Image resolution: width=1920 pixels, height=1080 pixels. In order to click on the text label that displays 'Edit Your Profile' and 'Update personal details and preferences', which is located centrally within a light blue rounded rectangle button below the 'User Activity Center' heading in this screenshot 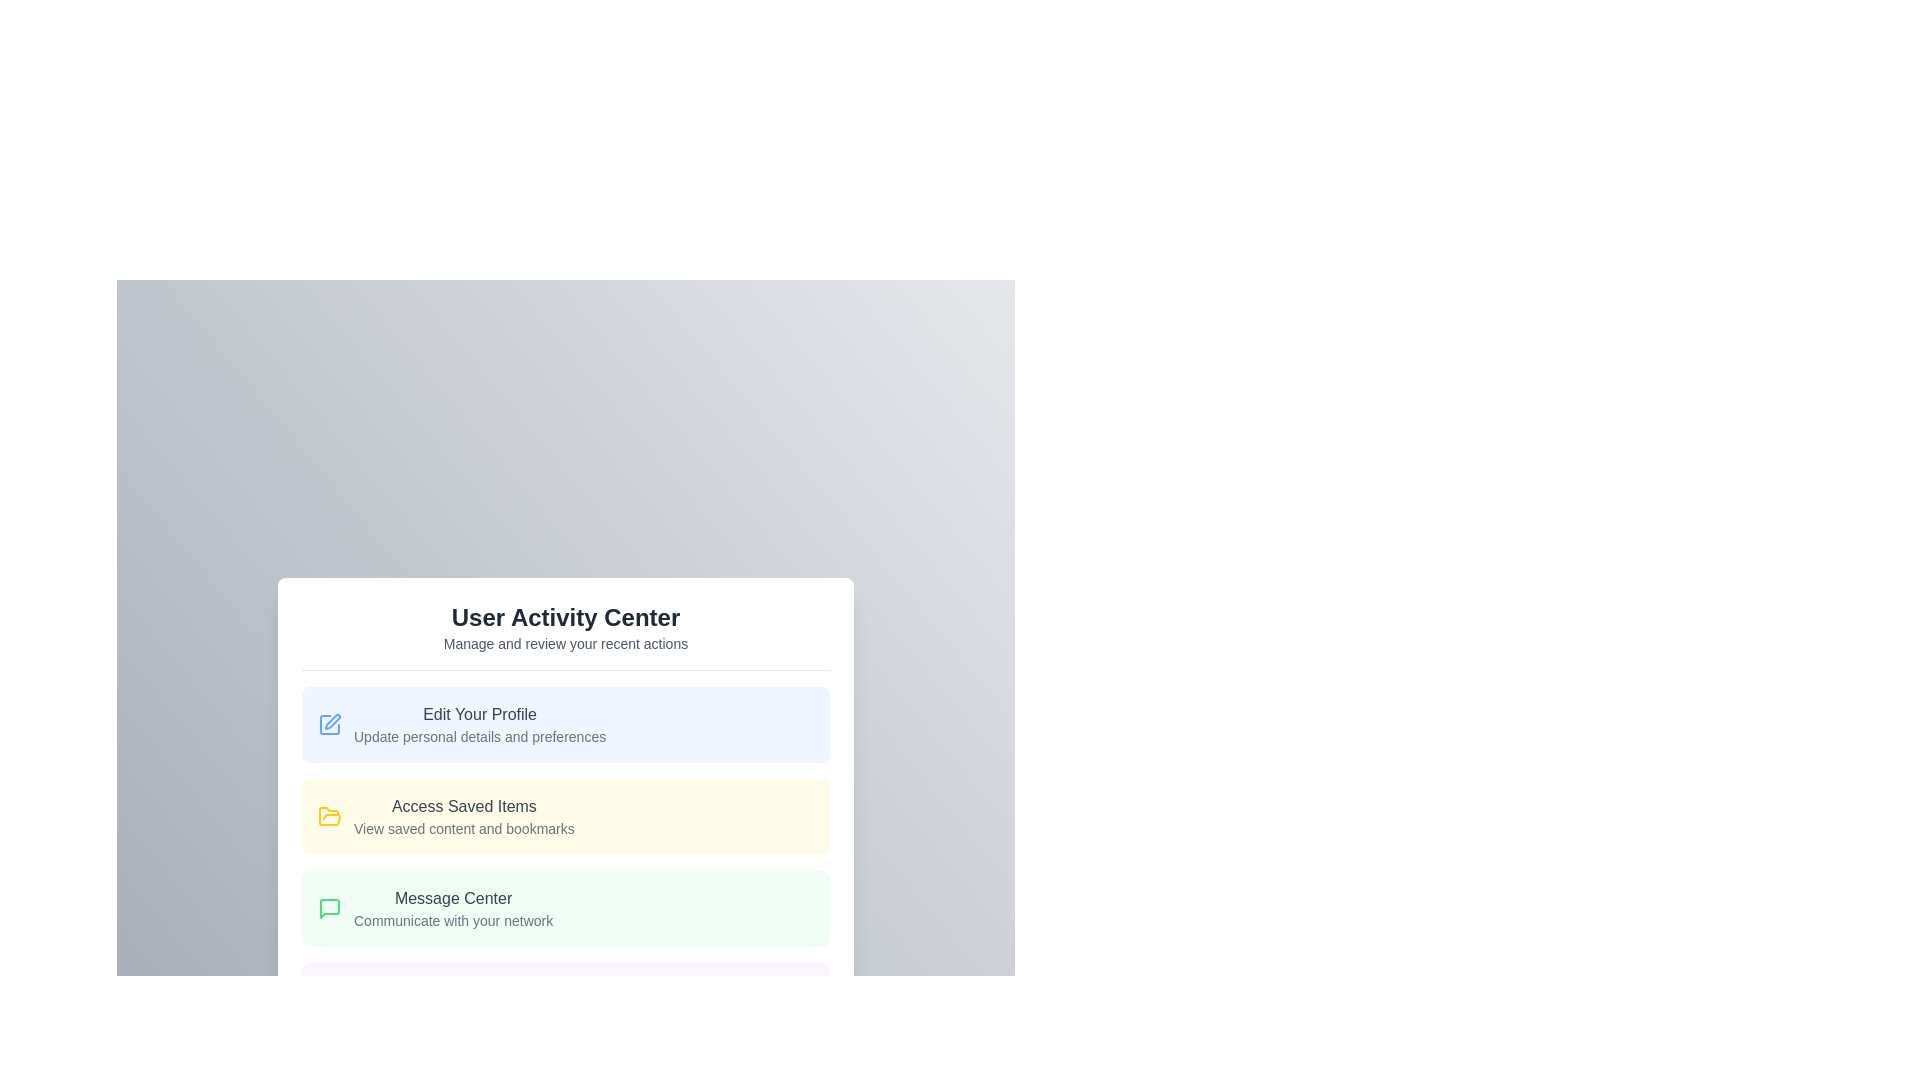, I will do `click(480, 724)`.